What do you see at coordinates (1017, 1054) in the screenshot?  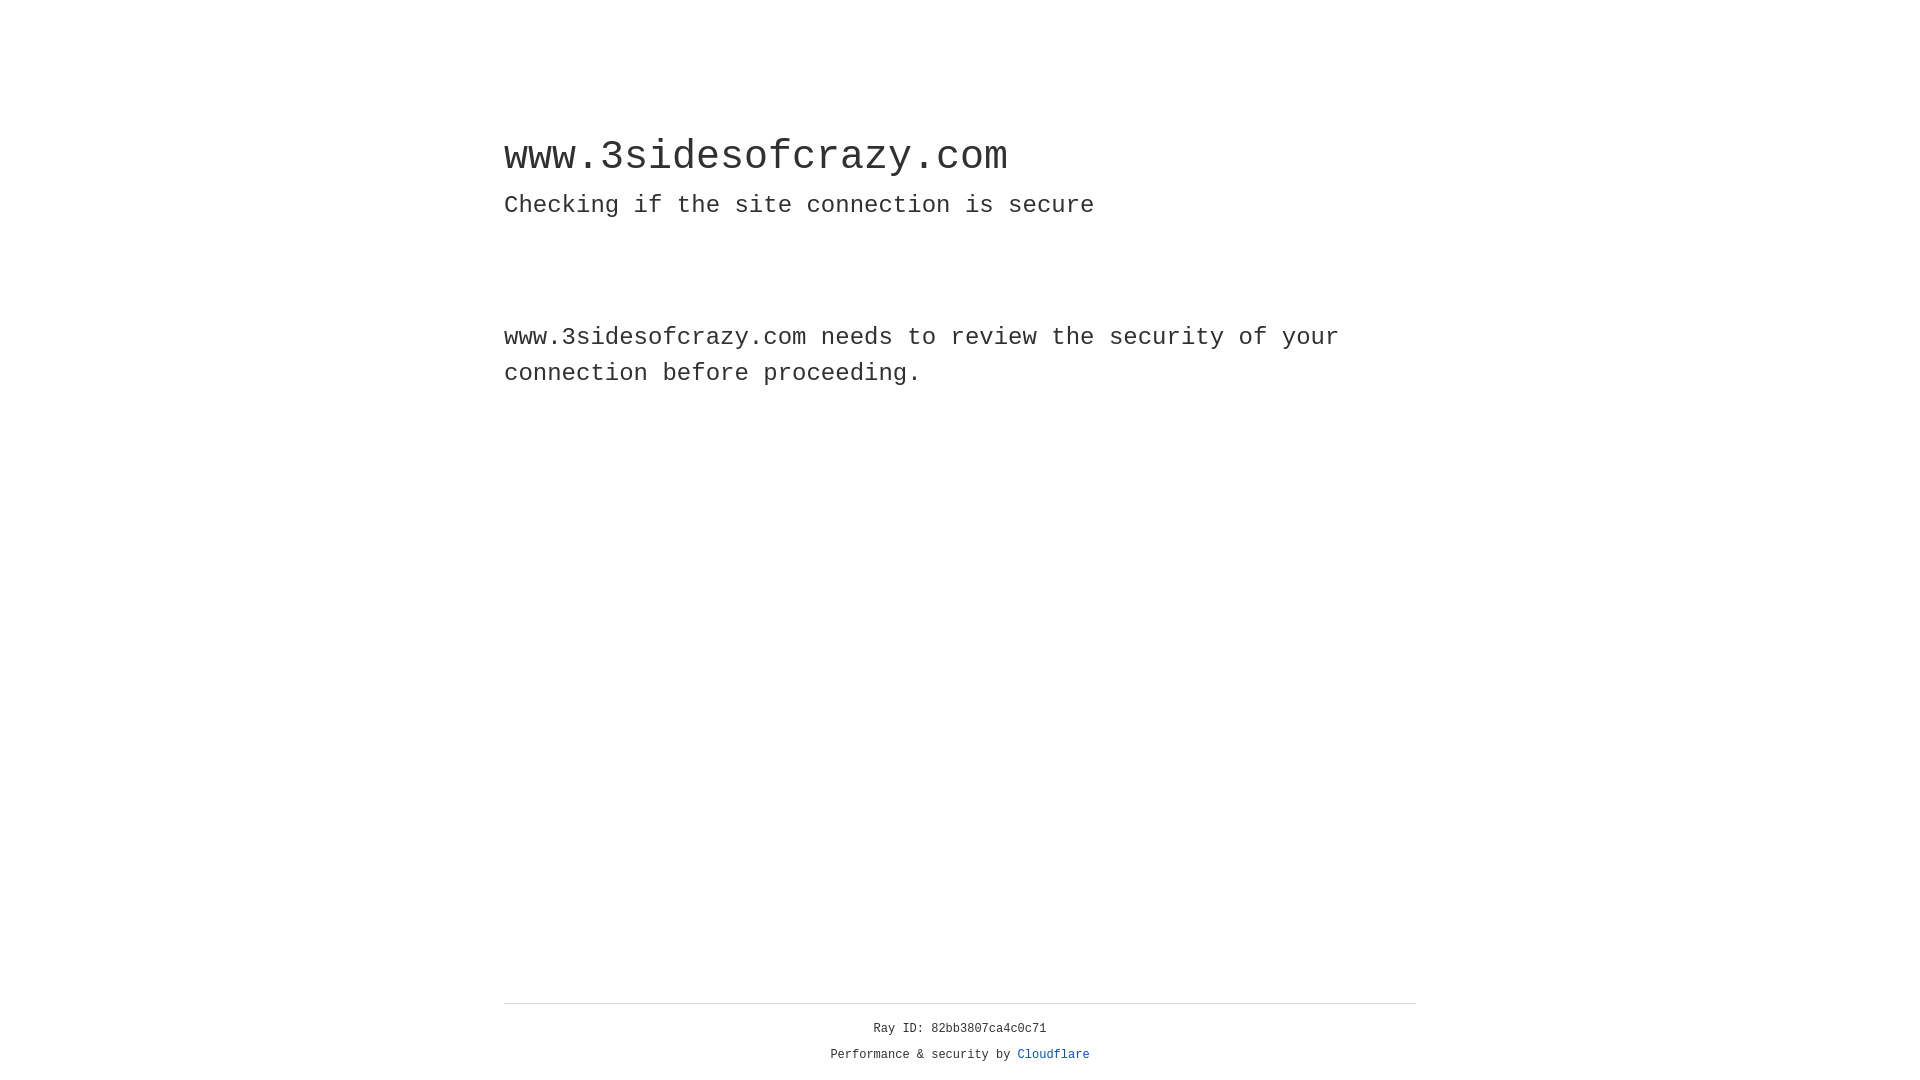 I see `'Cloudflare'` at bounding box center [1017, 1054].